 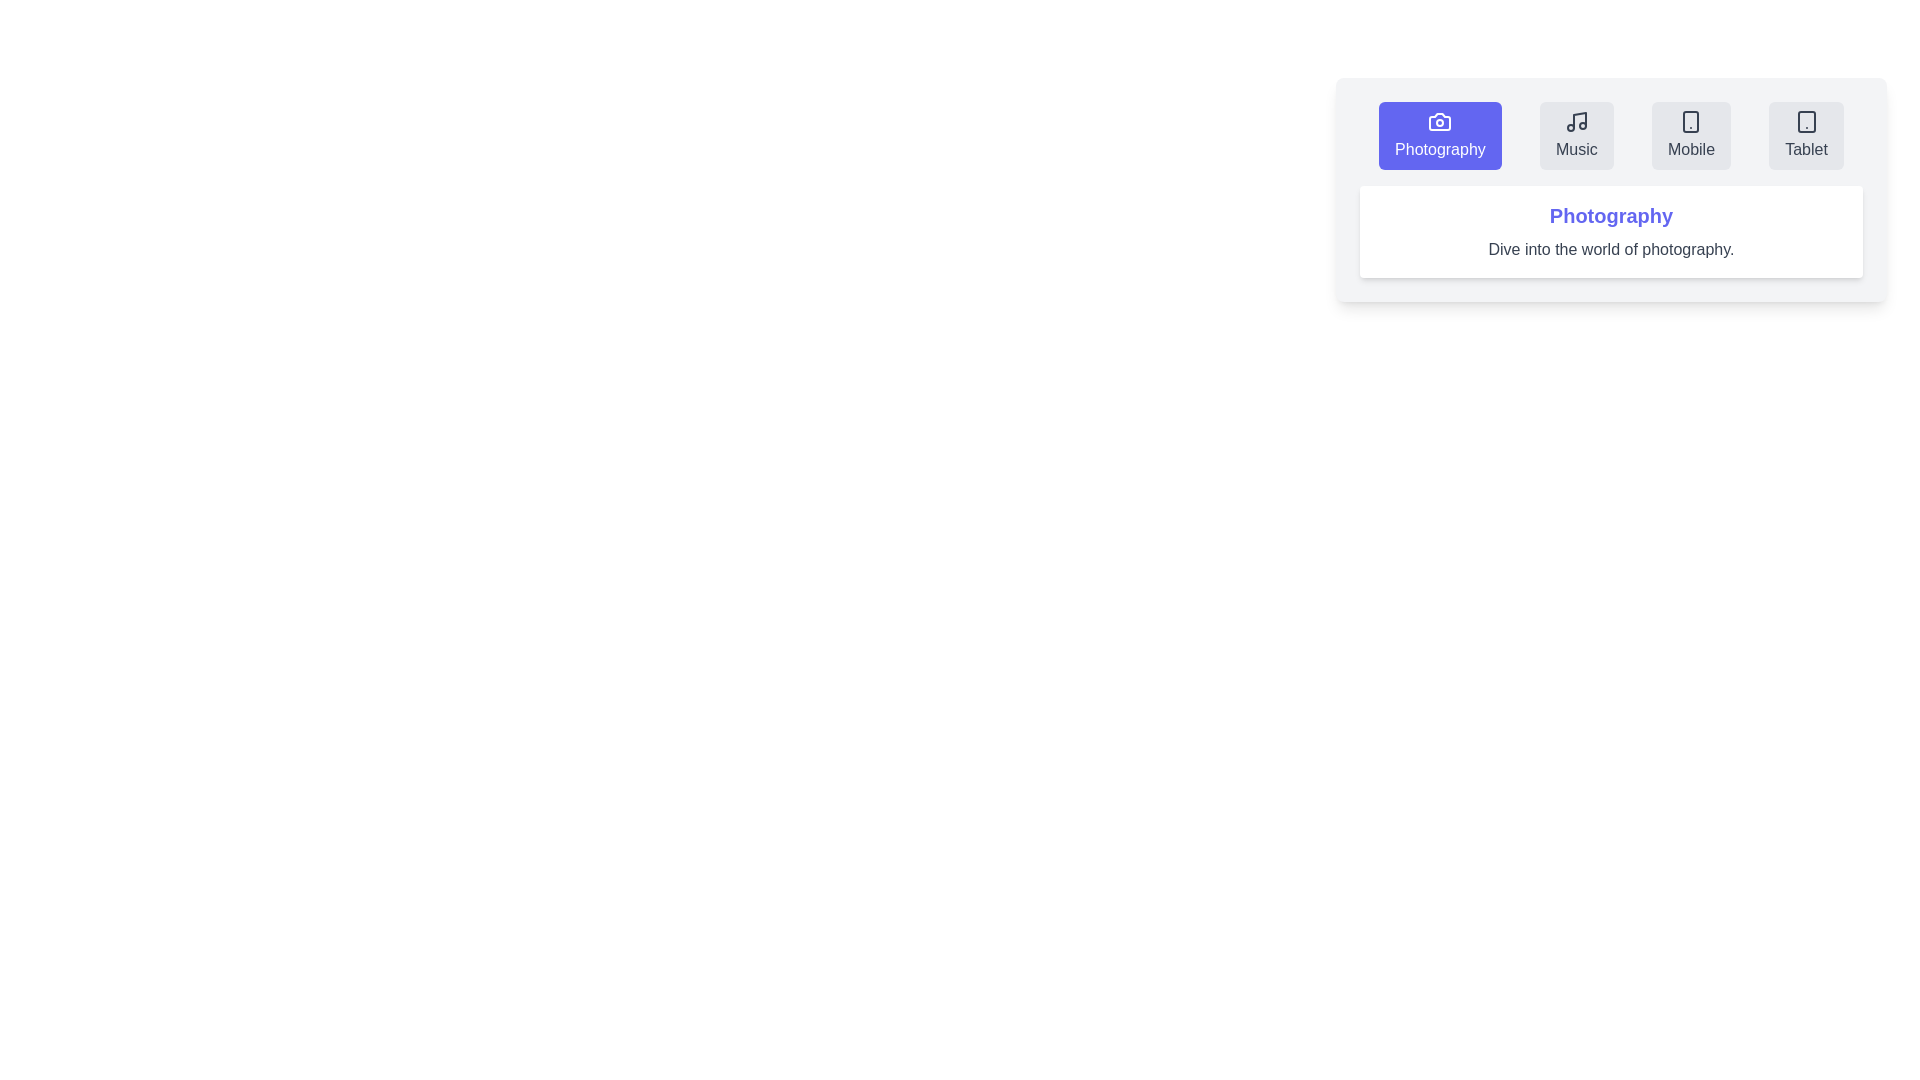 What do you see at coordinates (1575, 135) in the screenshot?
I see `the tab labeled Music` at bounding box center [1575, 135].